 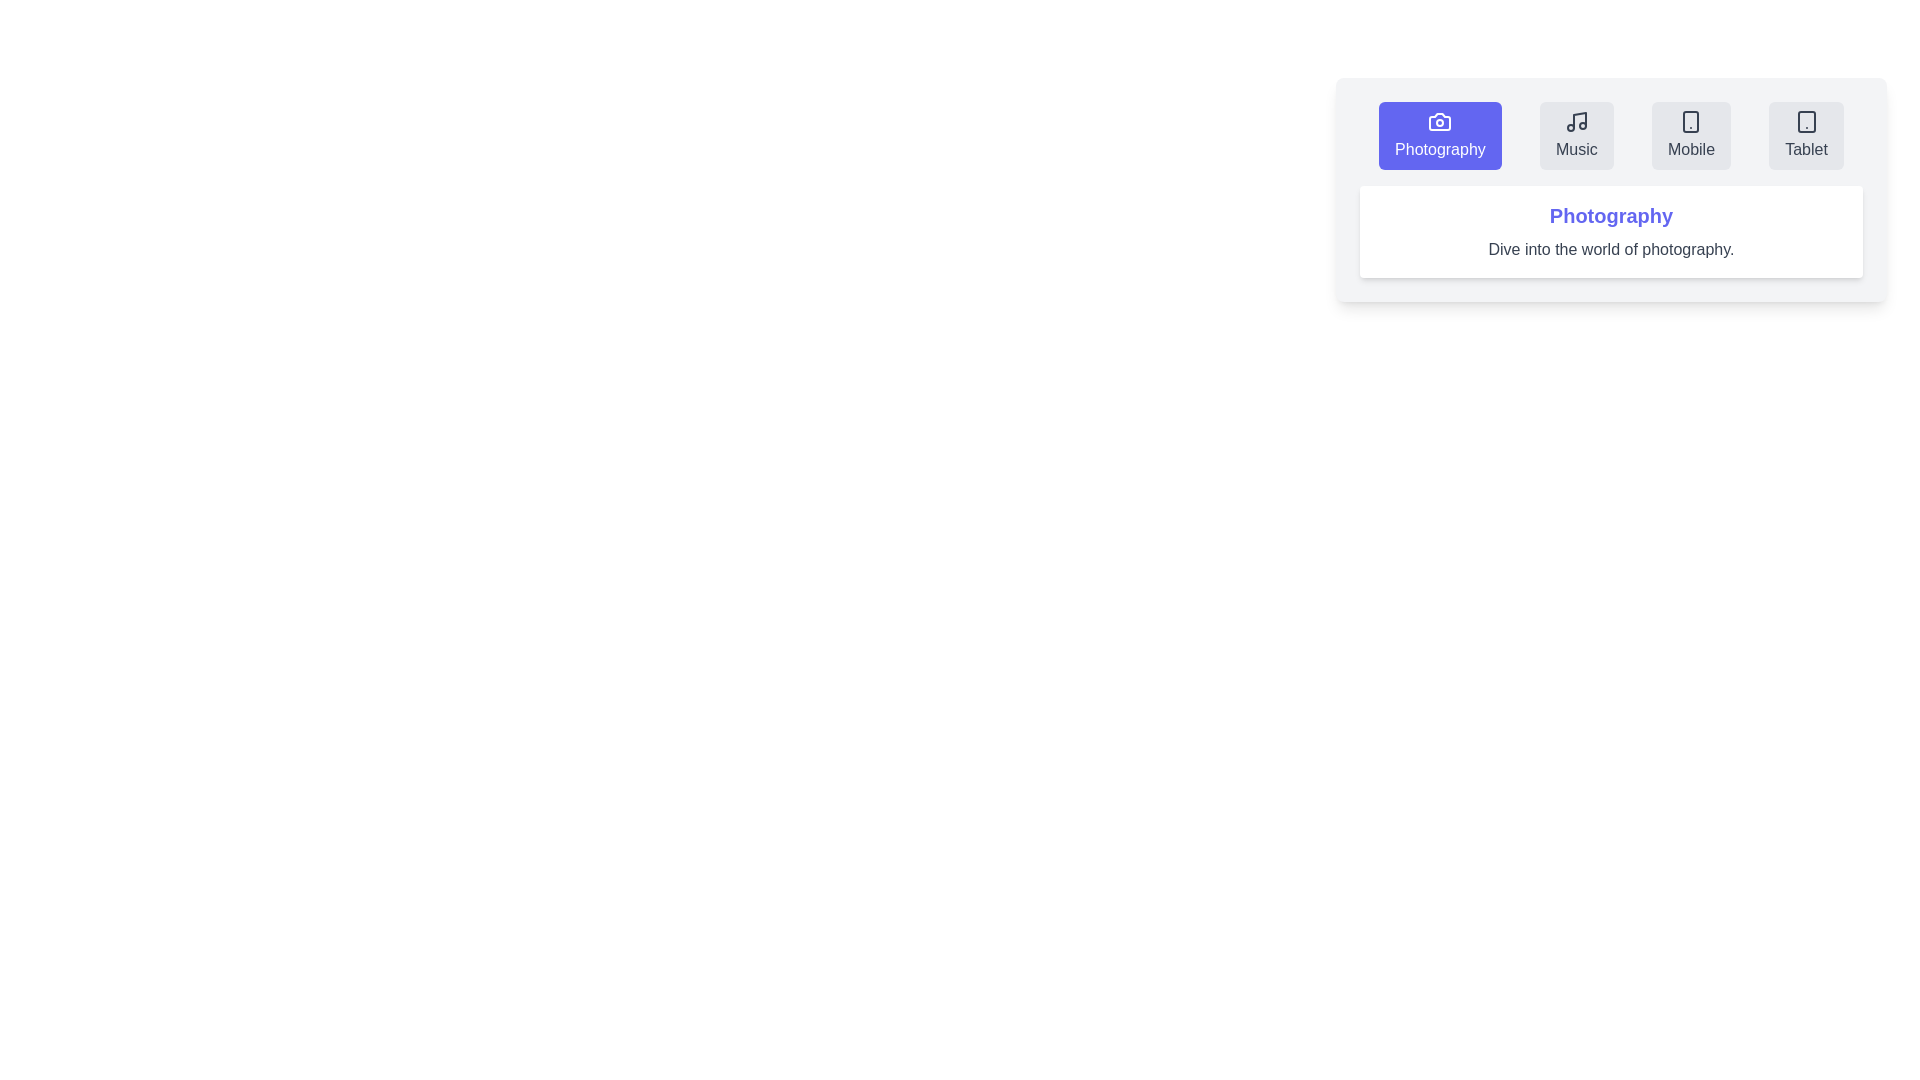 What do you see at coordinates (1575, 135) in the screenshot?
I see `the tab labeled Music` at bounding box center [1575, 135].